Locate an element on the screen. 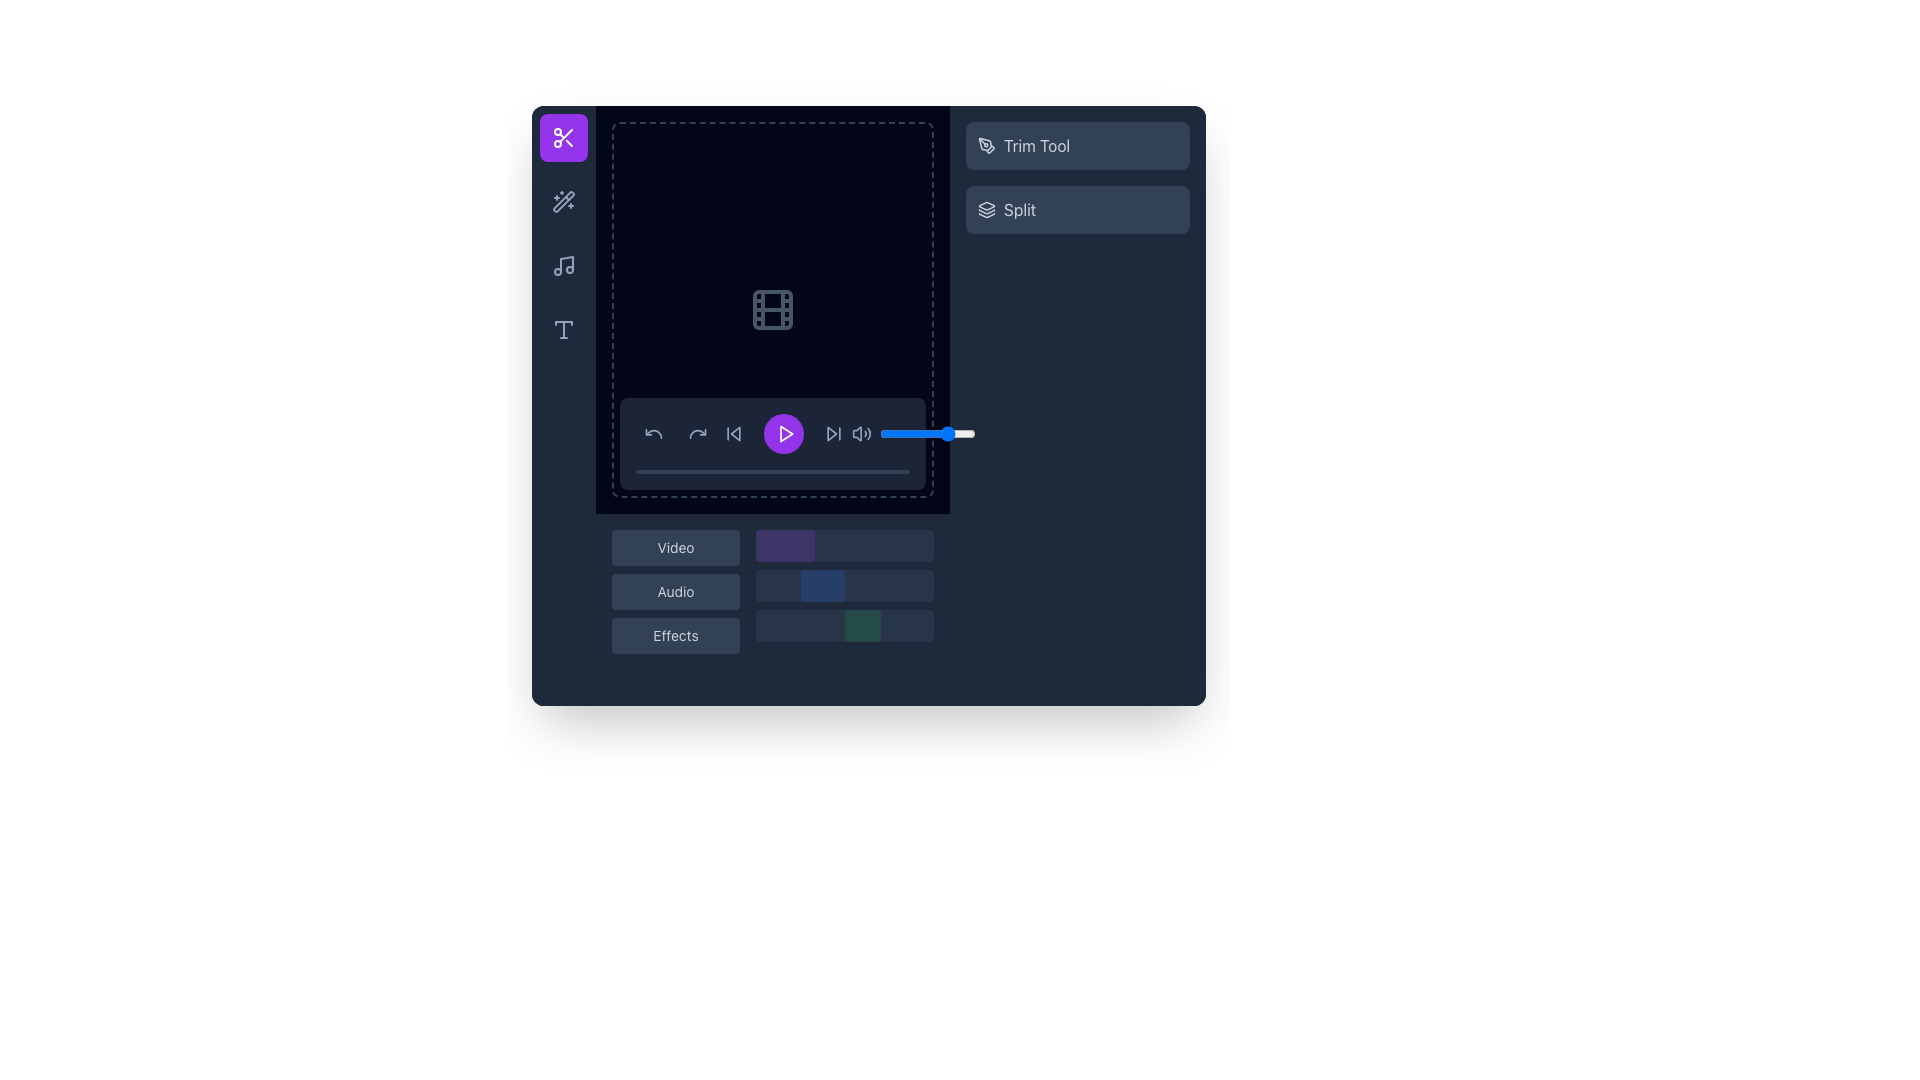 The height and width of the screenshot is (1080, 1920). the redo button, which is represented by a curved arrow pointing to the right, styled in muted slate color, located in the control icons at the bottom center of the interface is located at coordinates (697, 433).